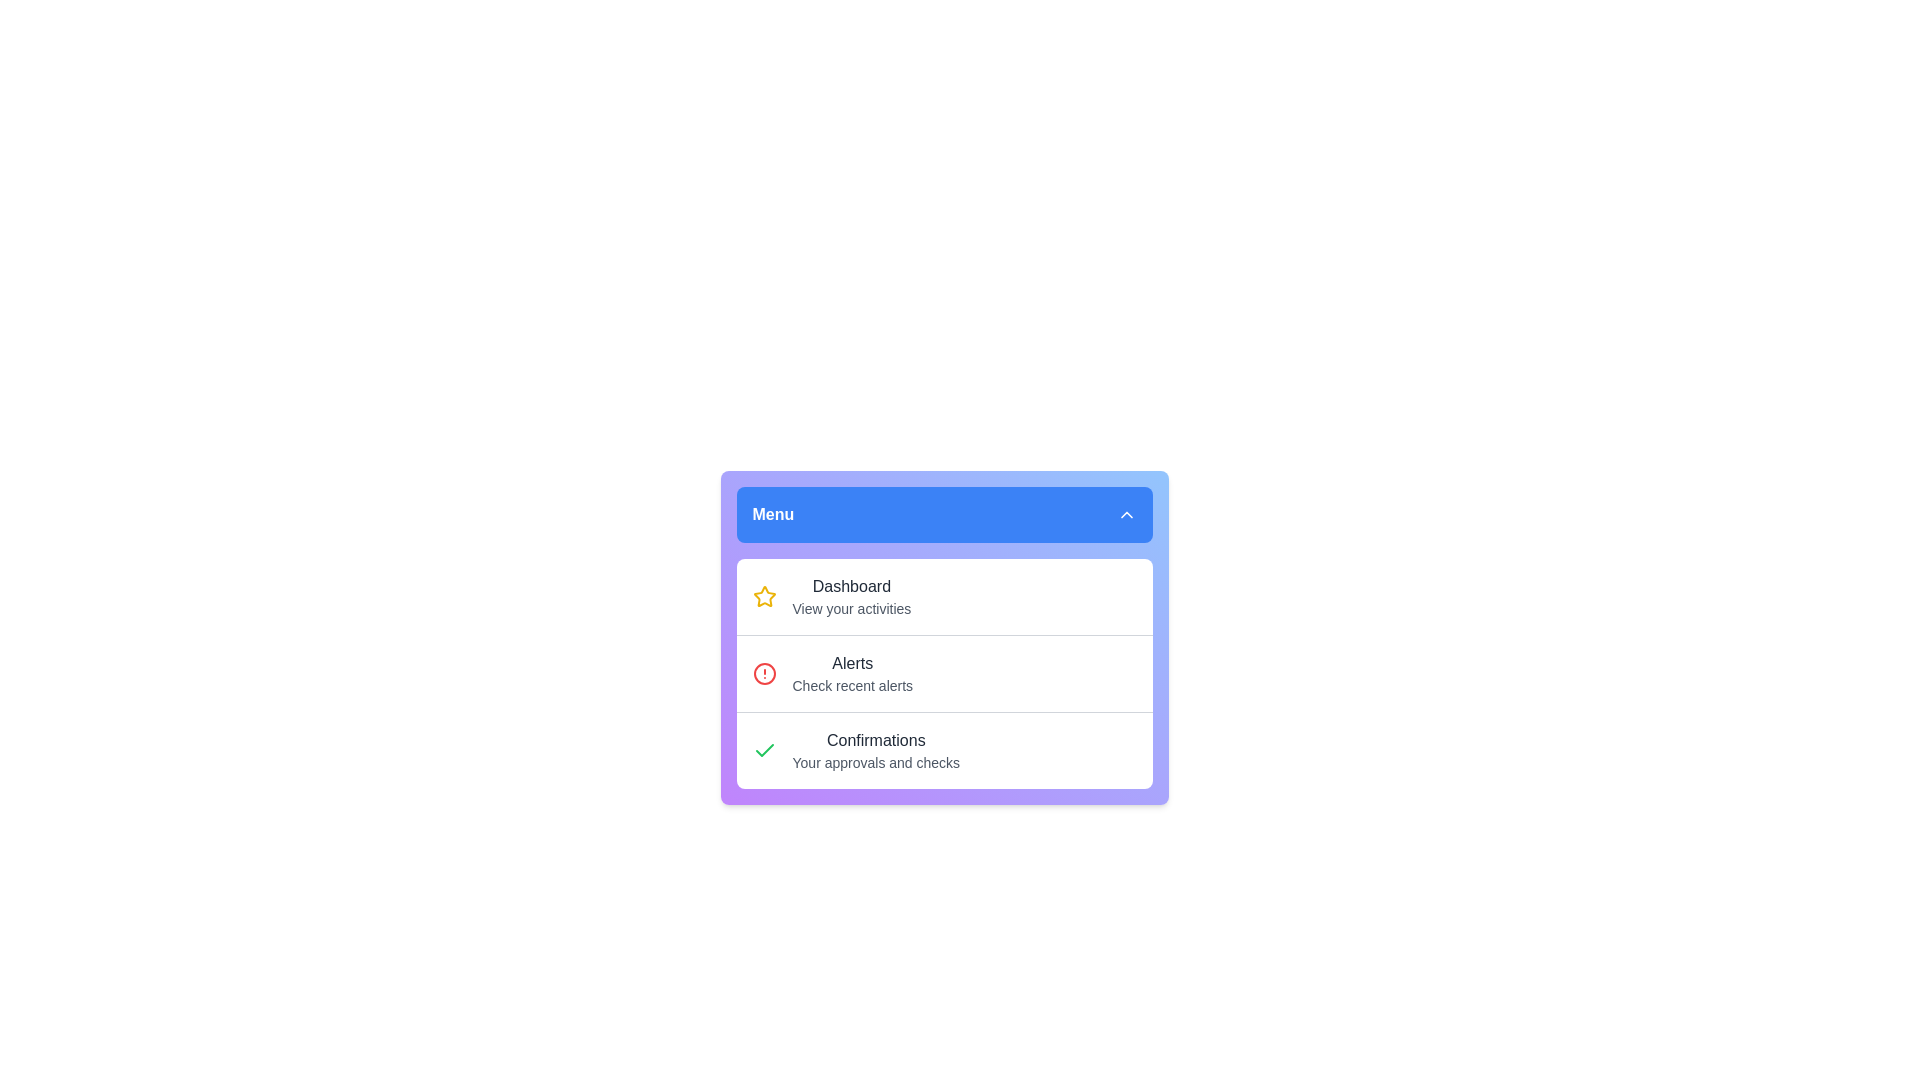 Image resolution: width=1920 pixels, height=1080 pixels. What do you see at coordinates (852, 674) in the screenshot?
I see `the 'Recent Alerts' menu option, which is the second item in the vertical list of a hoverable menu box, located directly below 'Dashboard'` at bounding box center [852, 674].